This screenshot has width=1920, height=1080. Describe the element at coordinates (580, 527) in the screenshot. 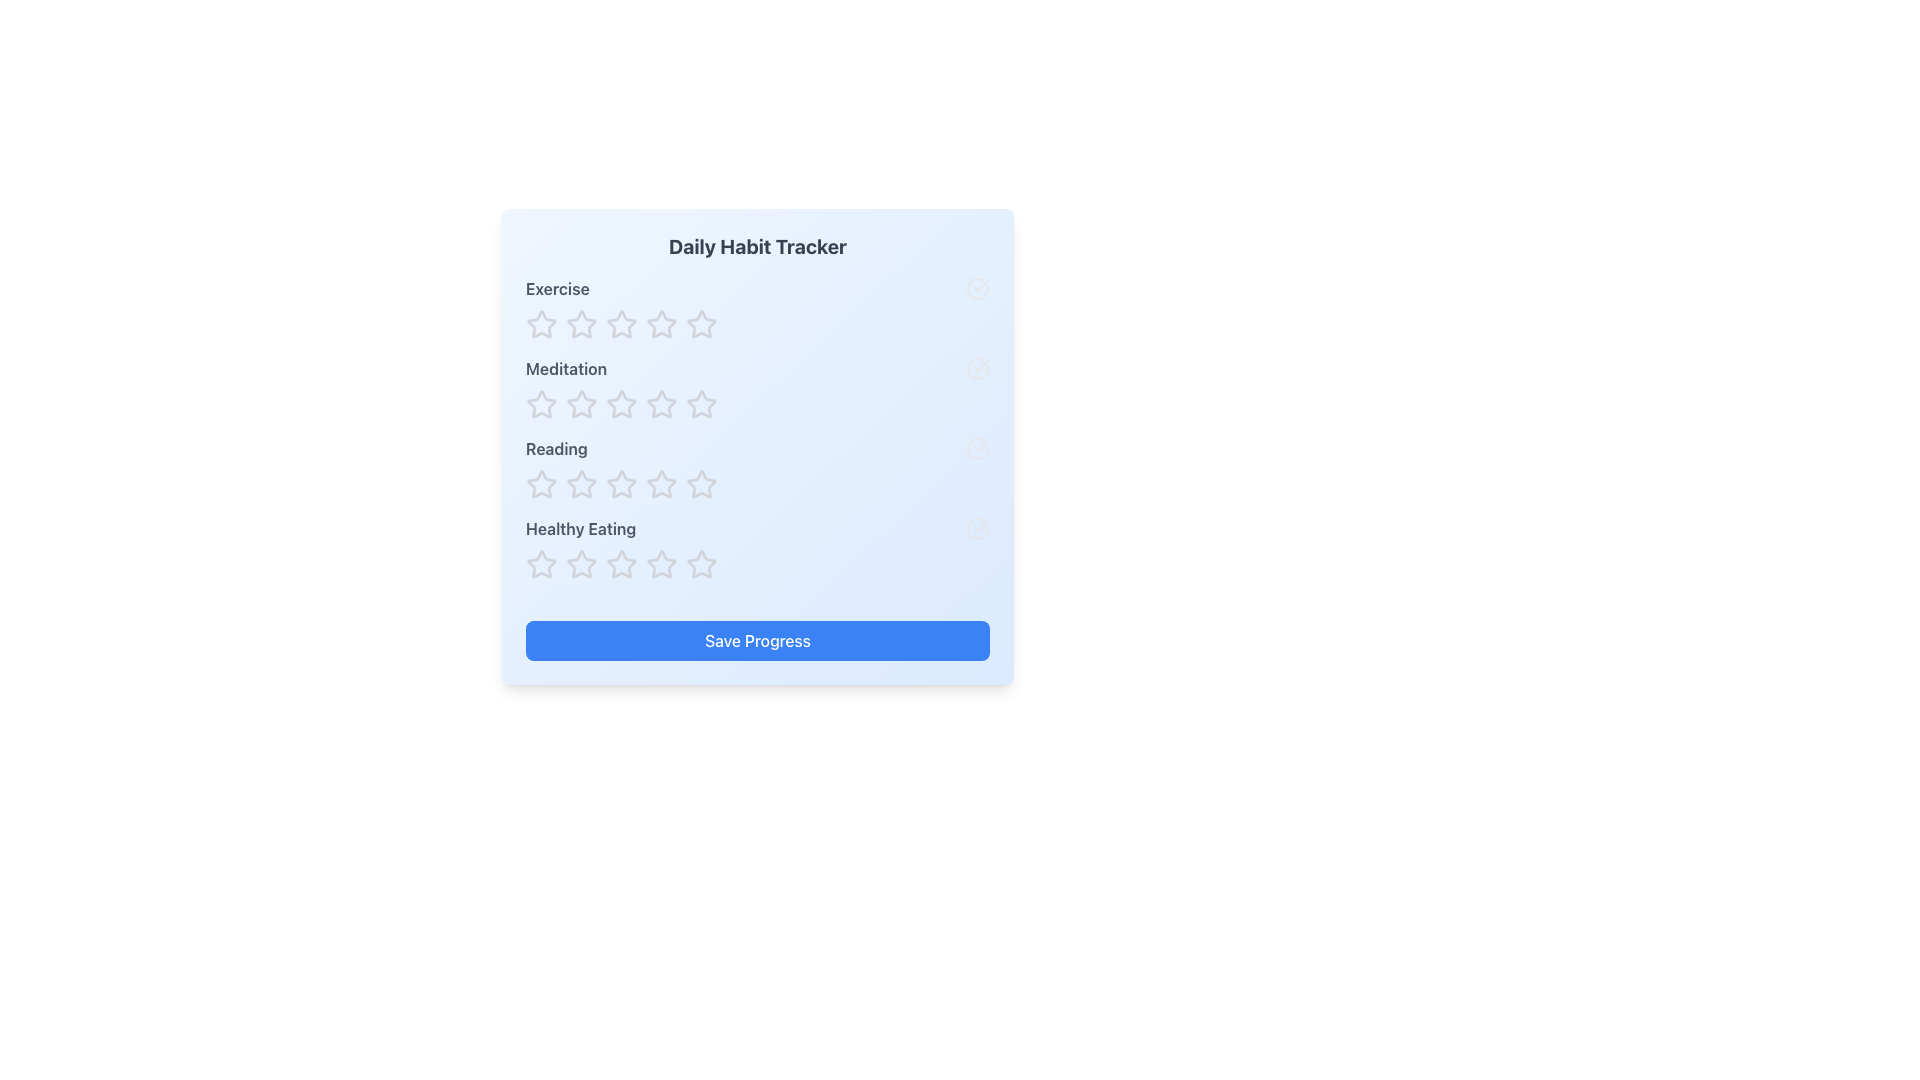

I see `the 'Healthy Eating' text label, which is styled with a bold font and gray color, positioned within a light blue background in the daily habit tracker` at that location.